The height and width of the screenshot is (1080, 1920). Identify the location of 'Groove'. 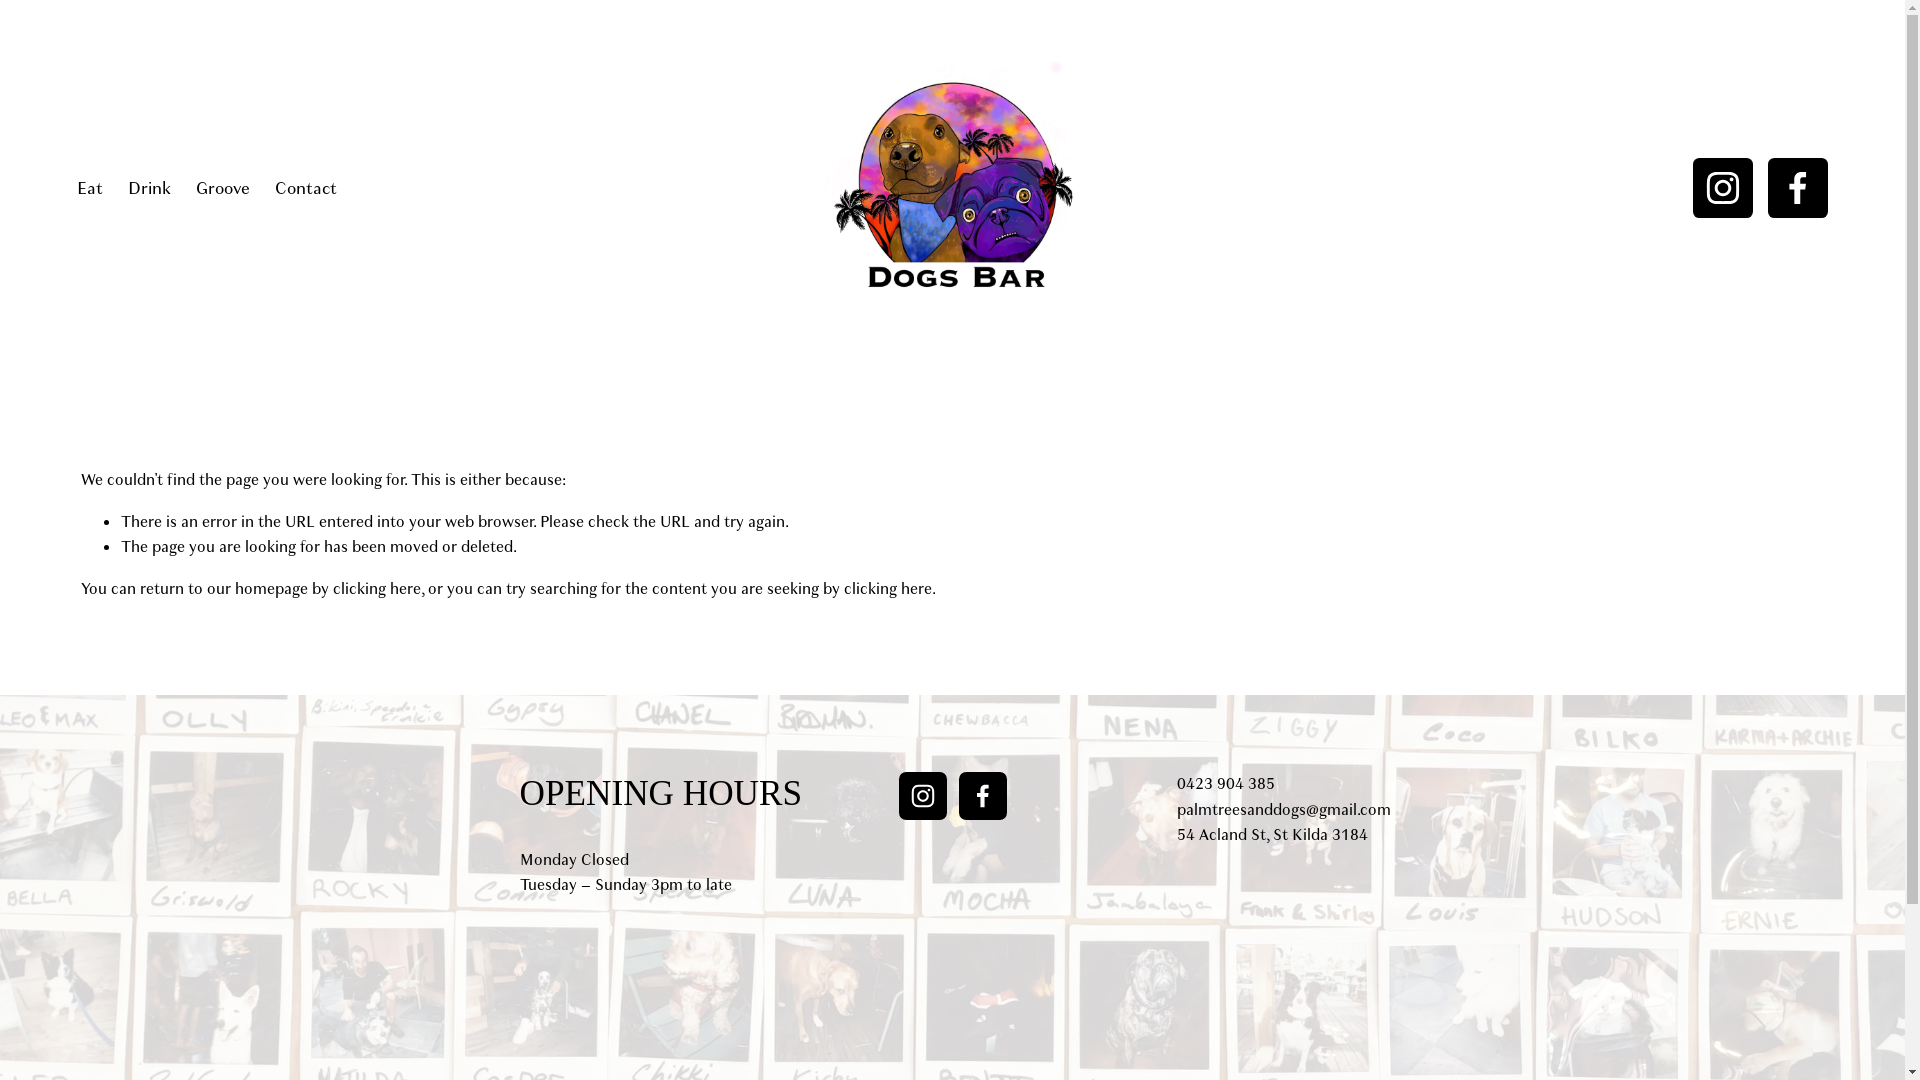
(222, 188).